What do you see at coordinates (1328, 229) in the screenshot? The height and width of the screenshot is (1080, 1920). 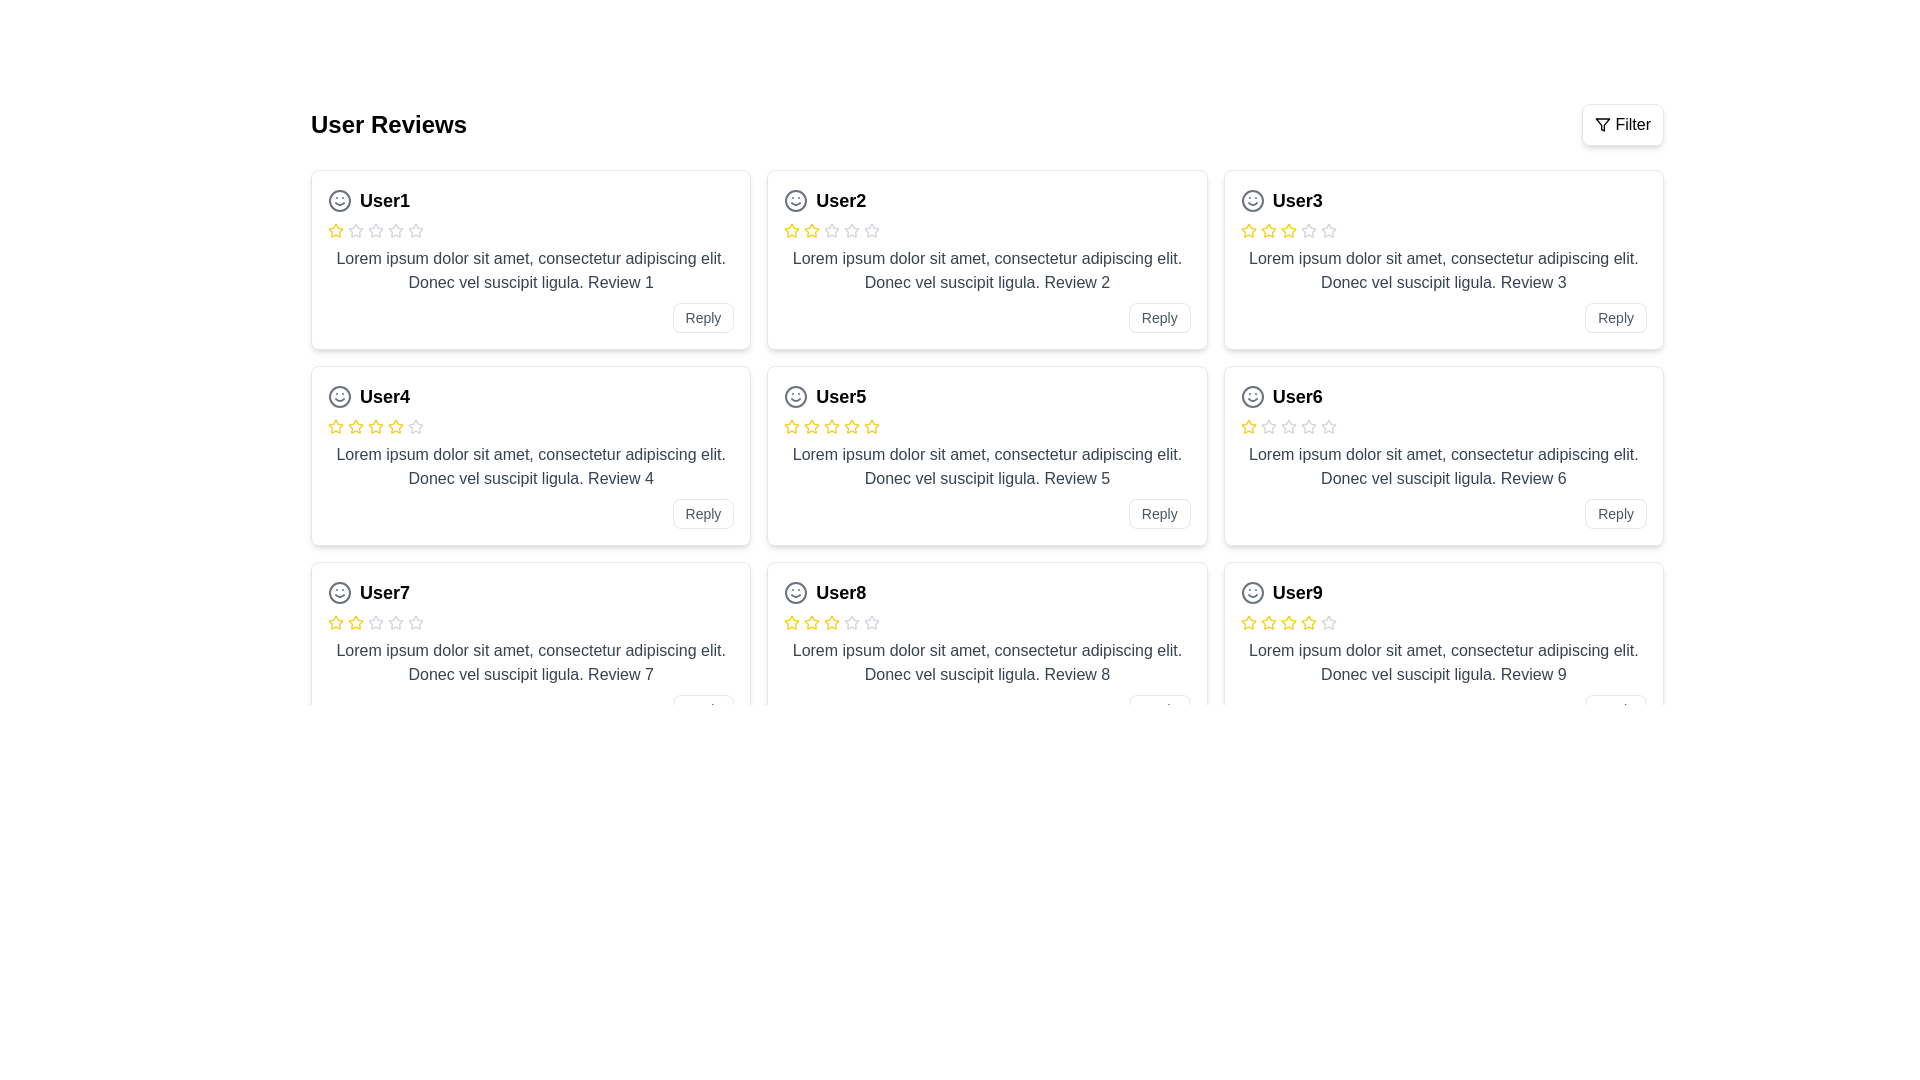 I see `the third star` at bounding box center [1328, 229].